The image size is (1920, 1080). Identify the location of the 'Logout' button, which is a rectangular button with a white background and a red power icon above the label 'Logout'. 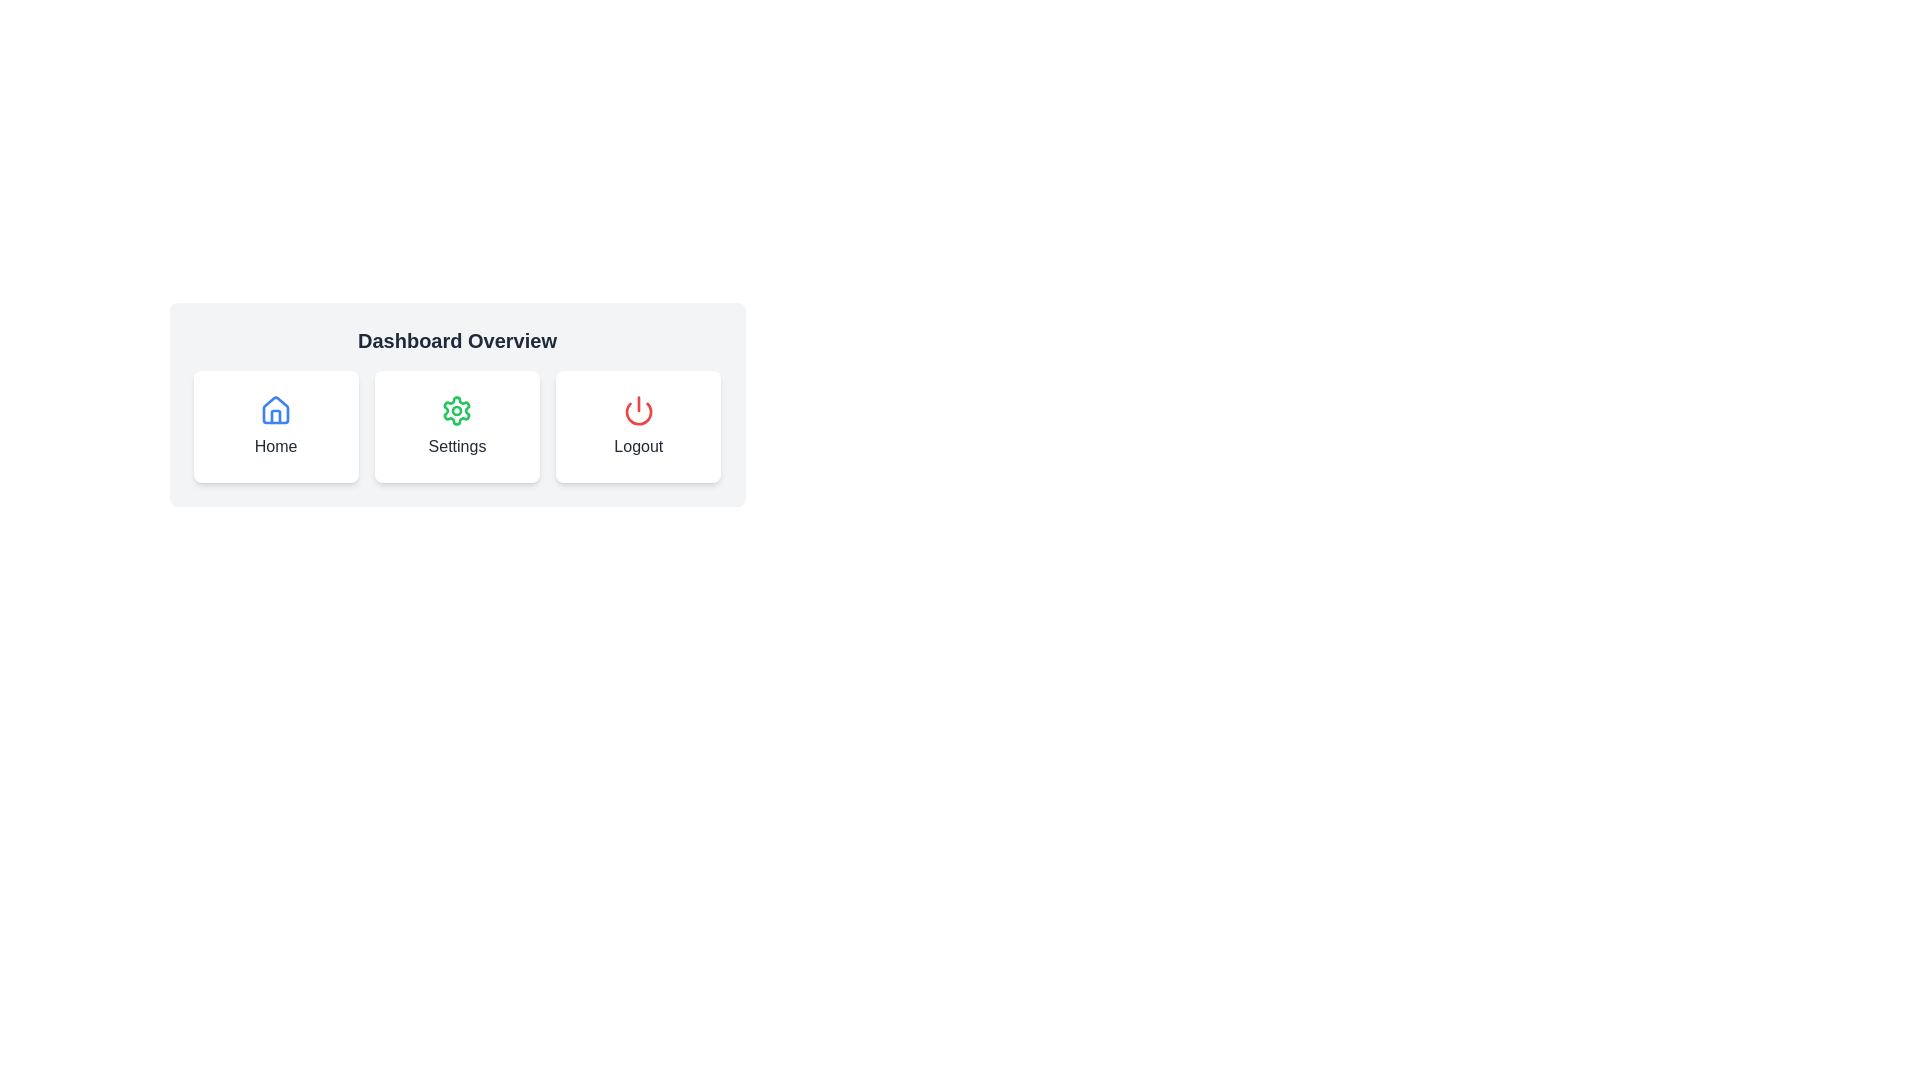
(637, 426).